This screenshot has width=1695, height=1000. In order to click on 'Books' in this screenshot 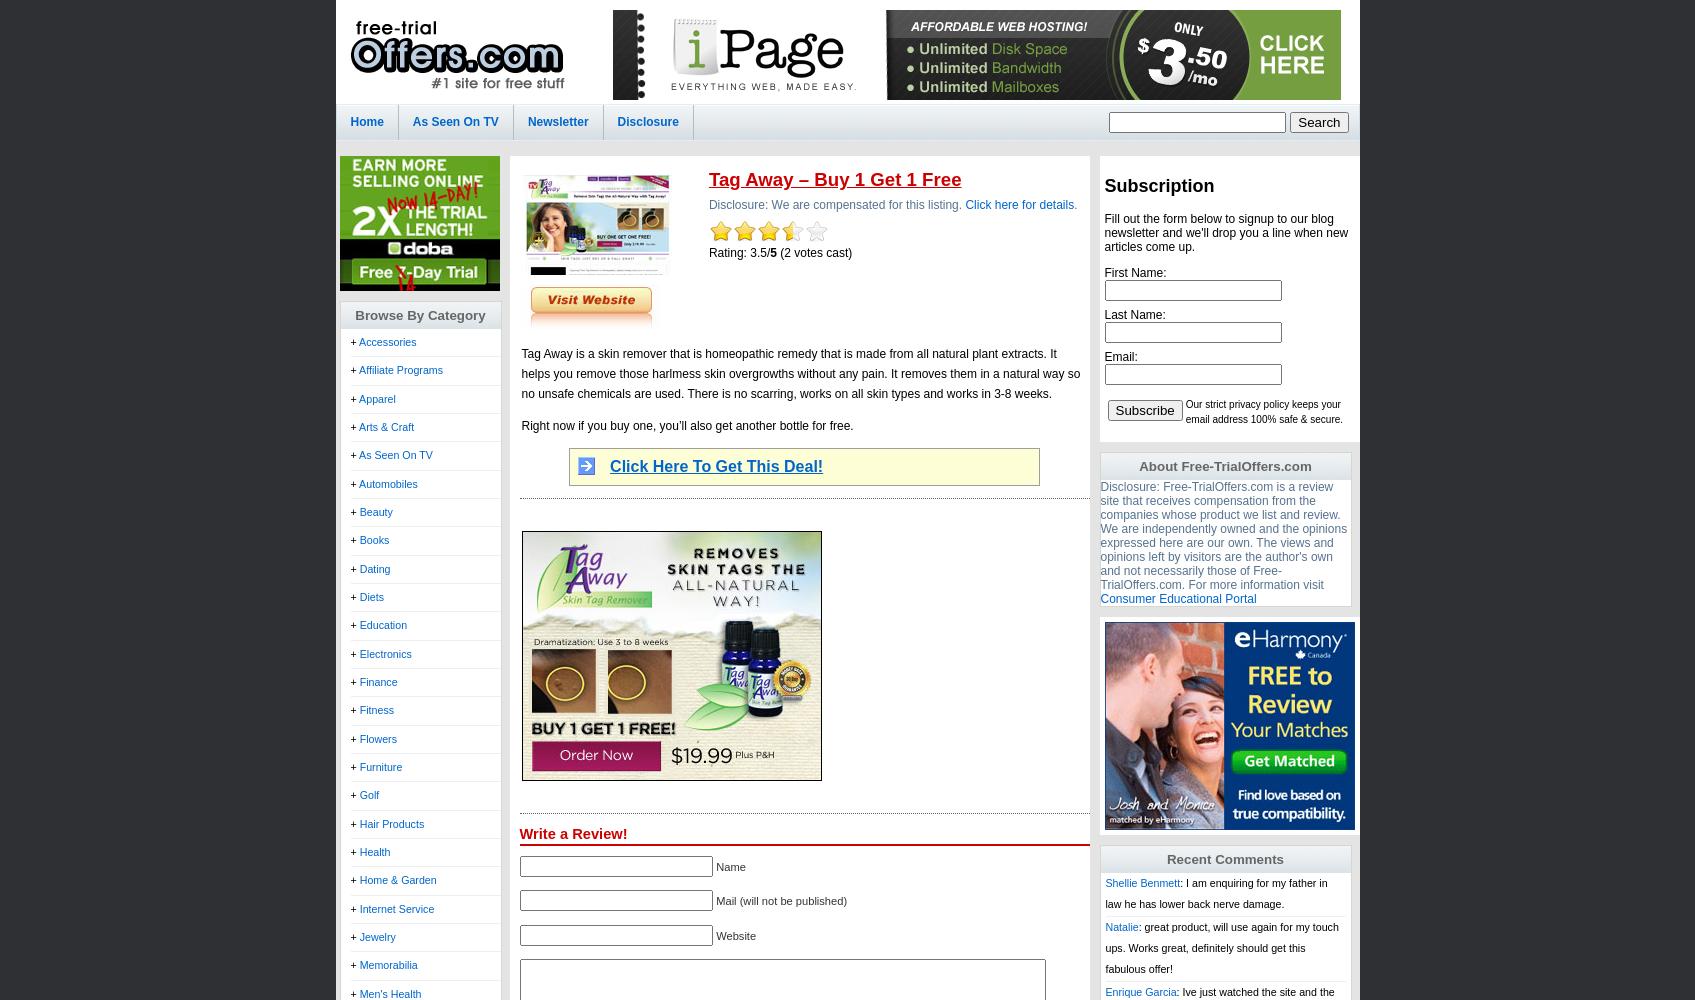, I will do `click(372, 540)`.